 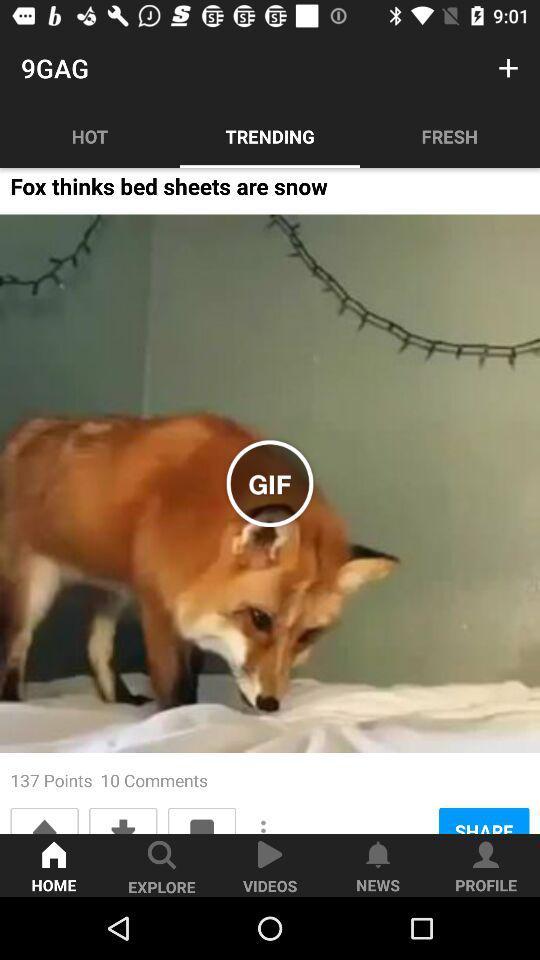 I want to click on the item below the 137 points 	10 item, so click(x=123, y=820).